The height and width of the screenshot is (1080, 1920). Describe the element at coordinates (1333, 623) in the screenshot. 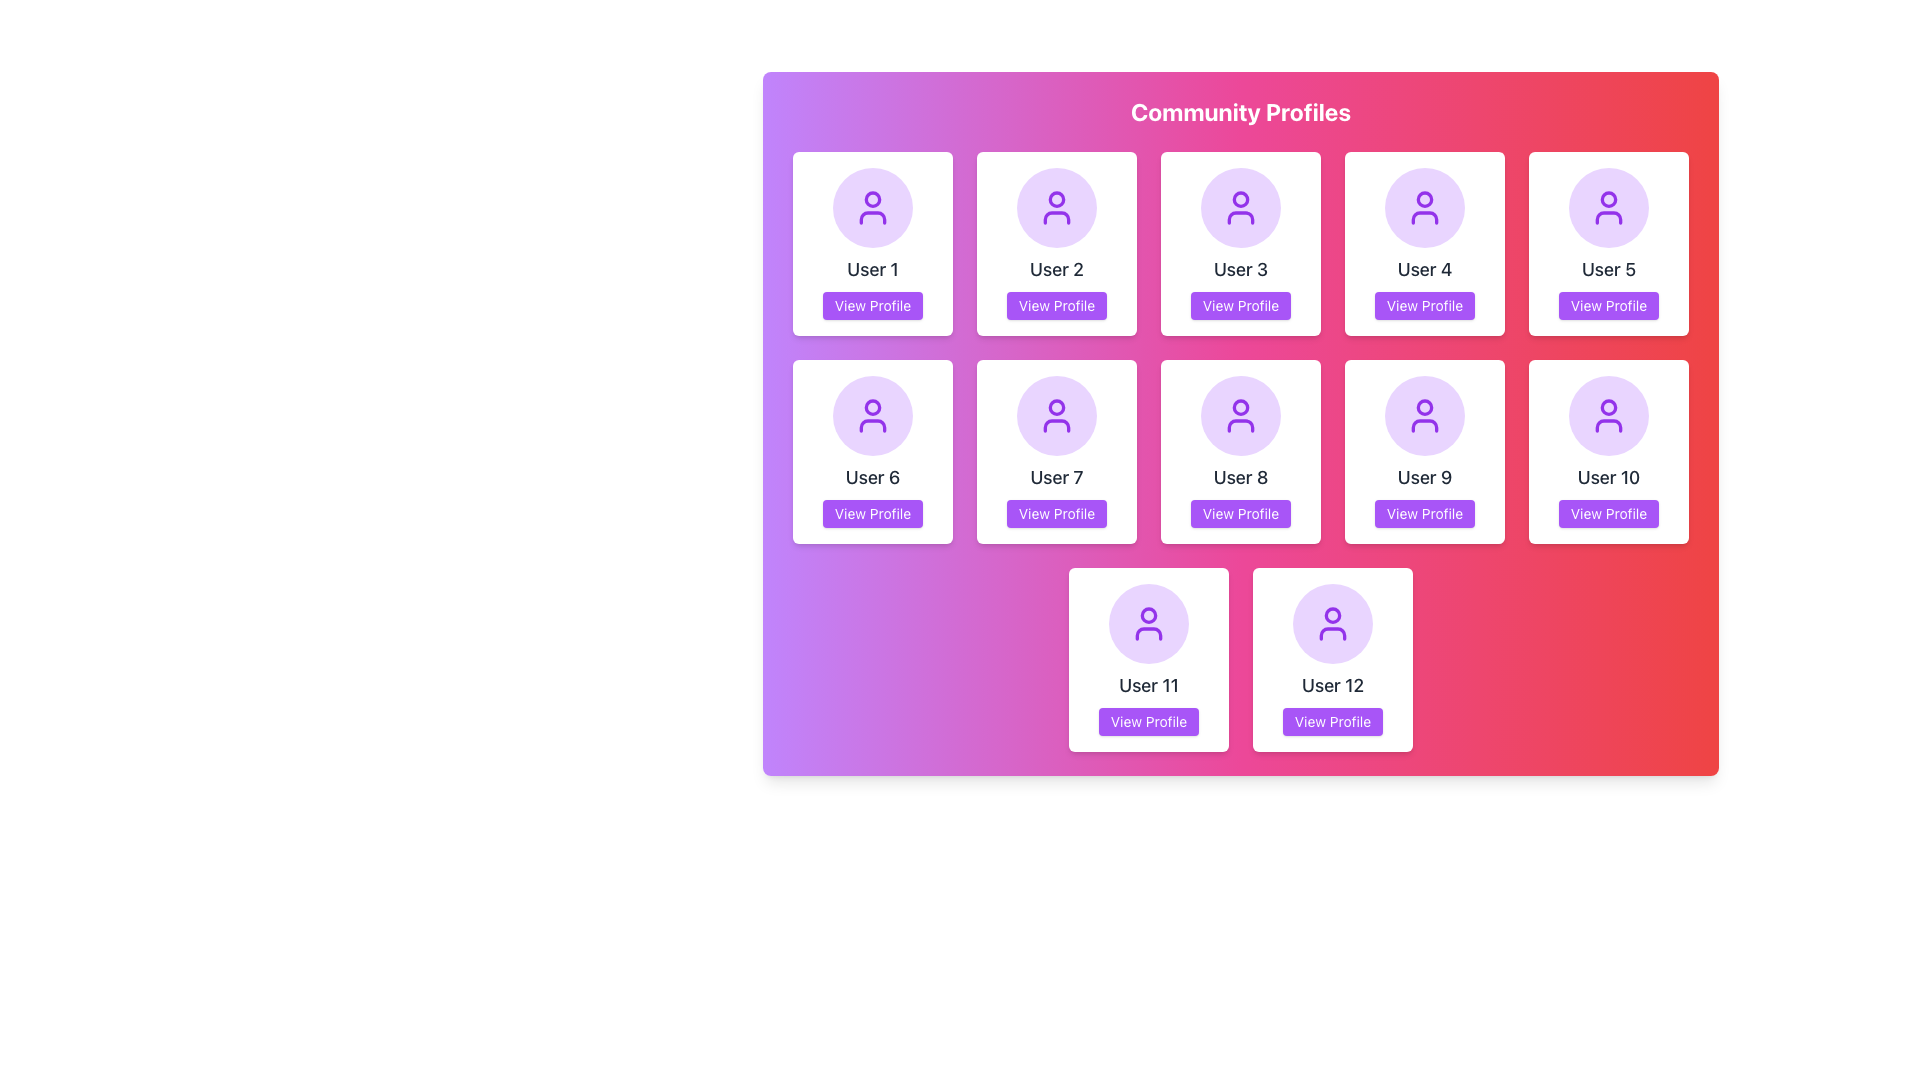

I see `the user profile icon with a purple border representing 'User 12'` at that location.